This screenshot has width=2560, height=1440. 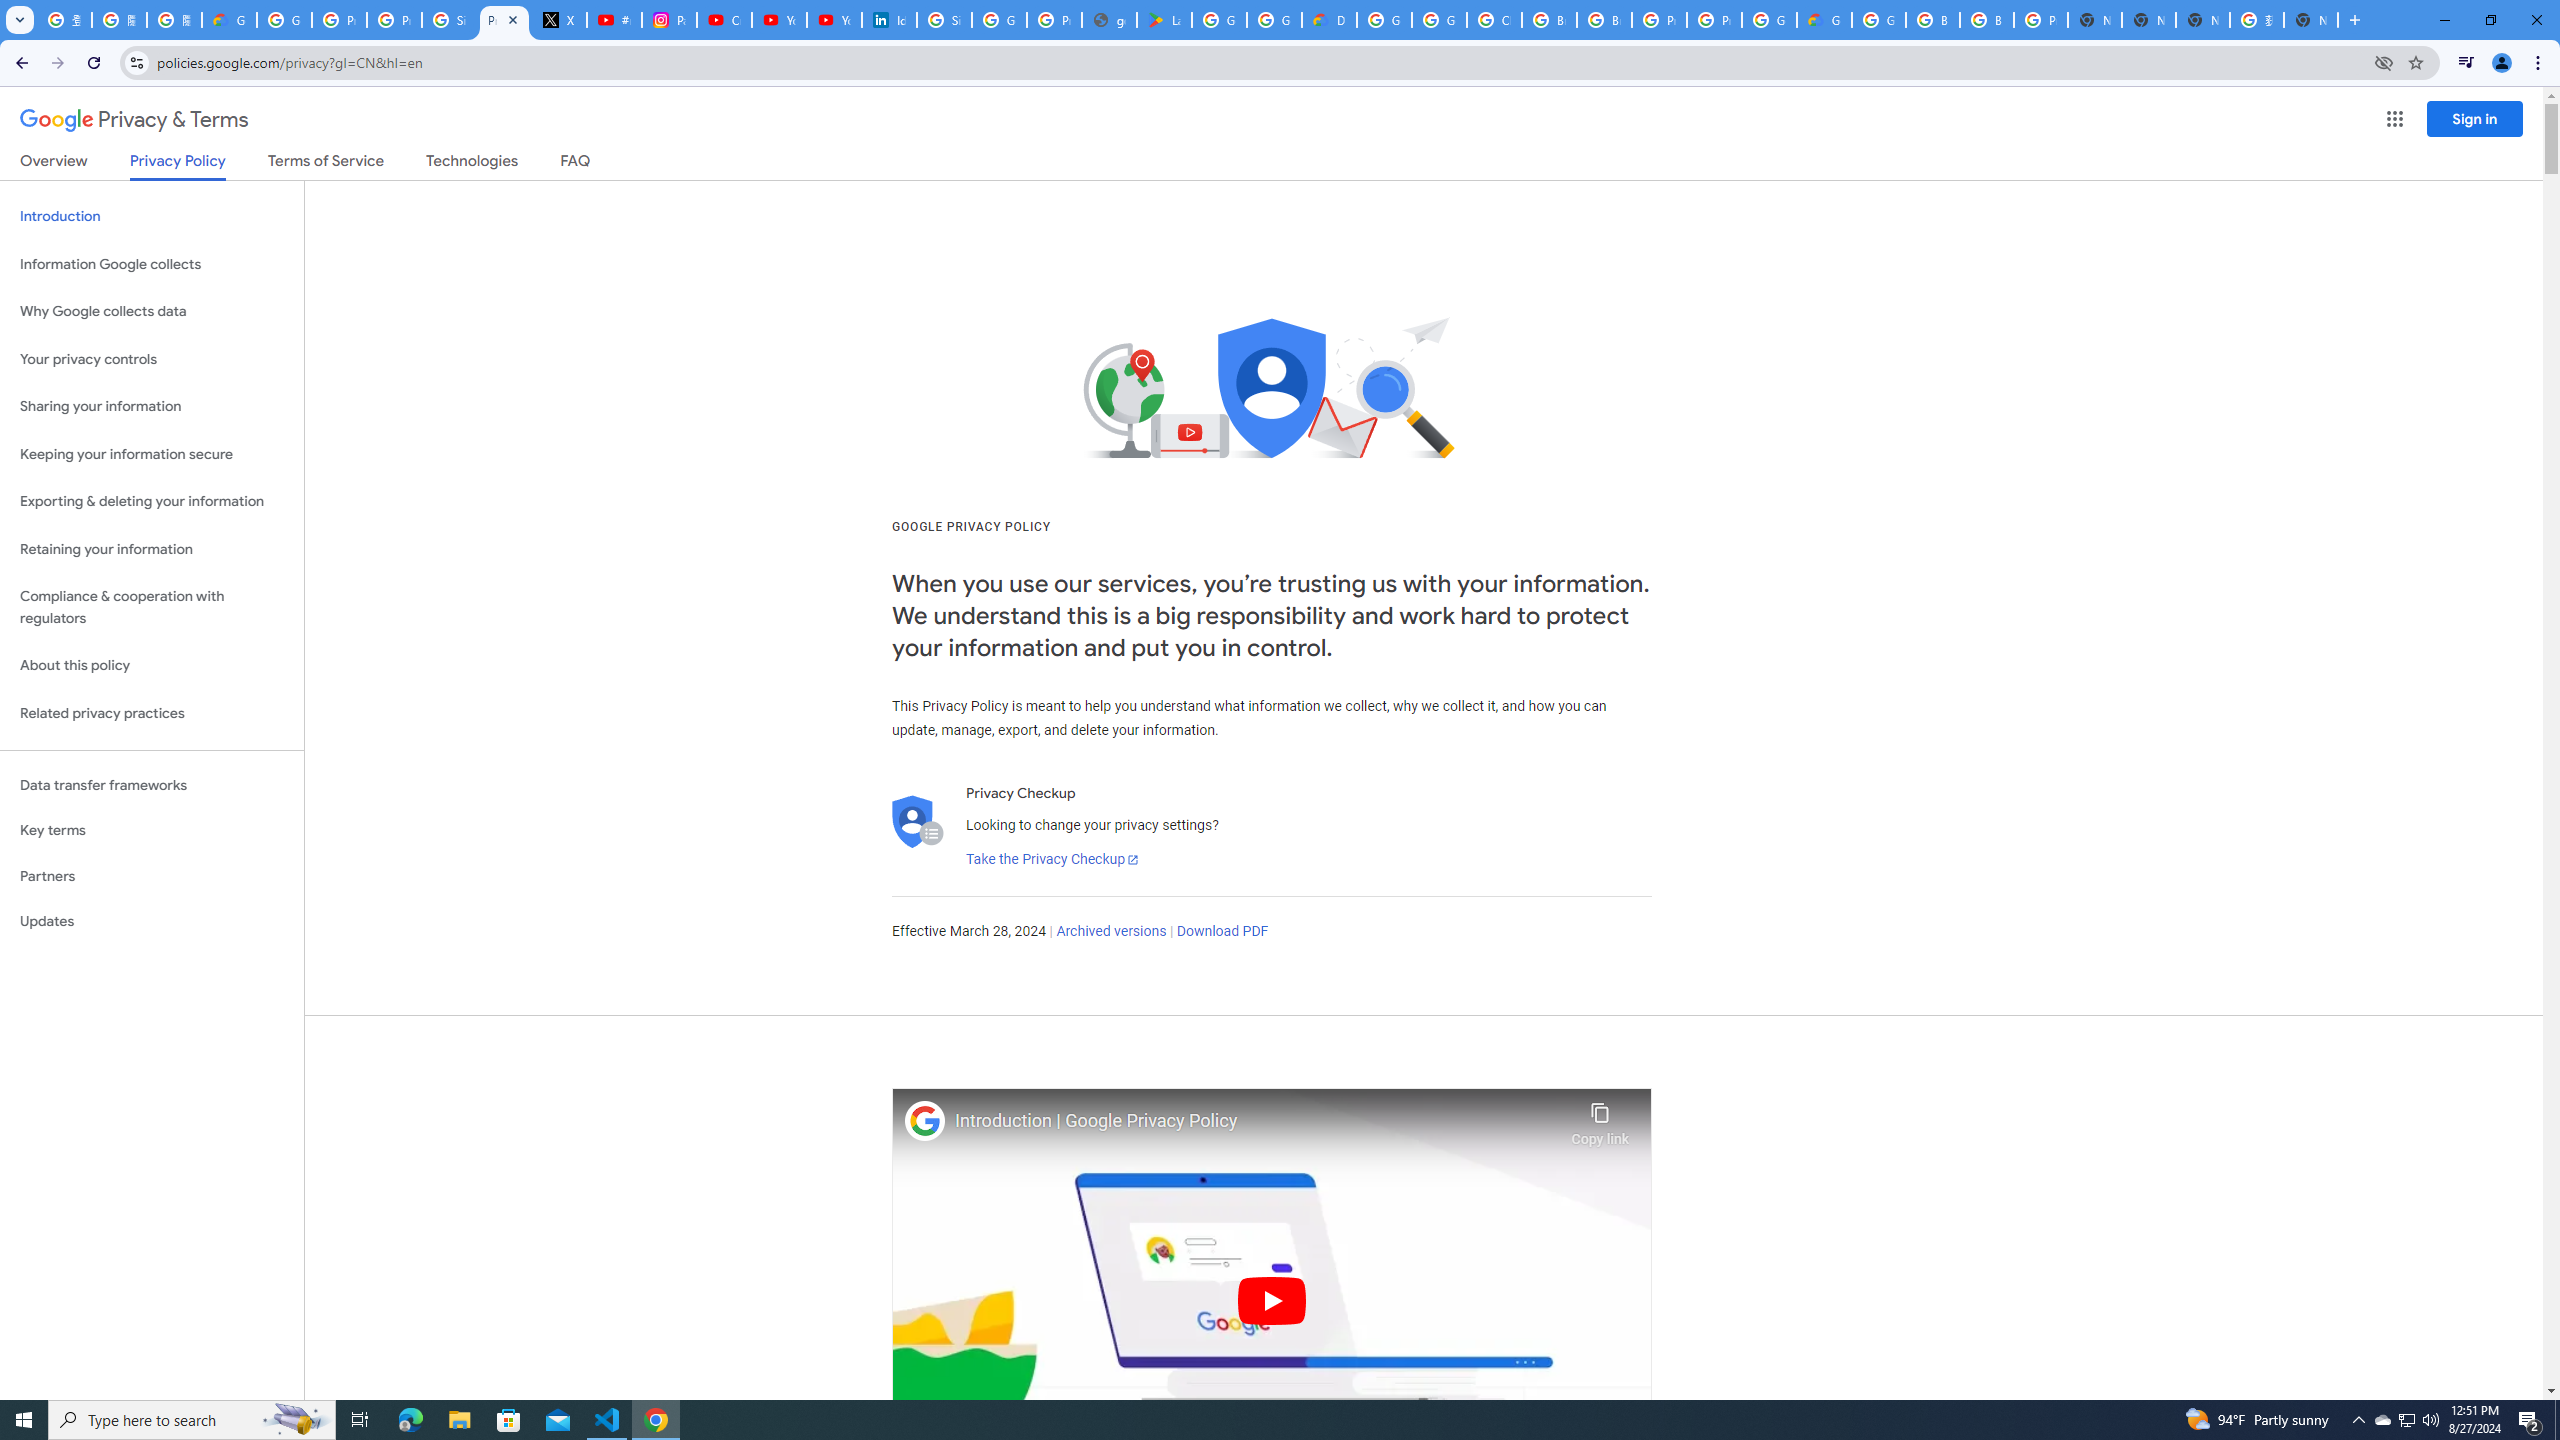 I want to click on 'Retaining your information', so click(x=151, y=549).